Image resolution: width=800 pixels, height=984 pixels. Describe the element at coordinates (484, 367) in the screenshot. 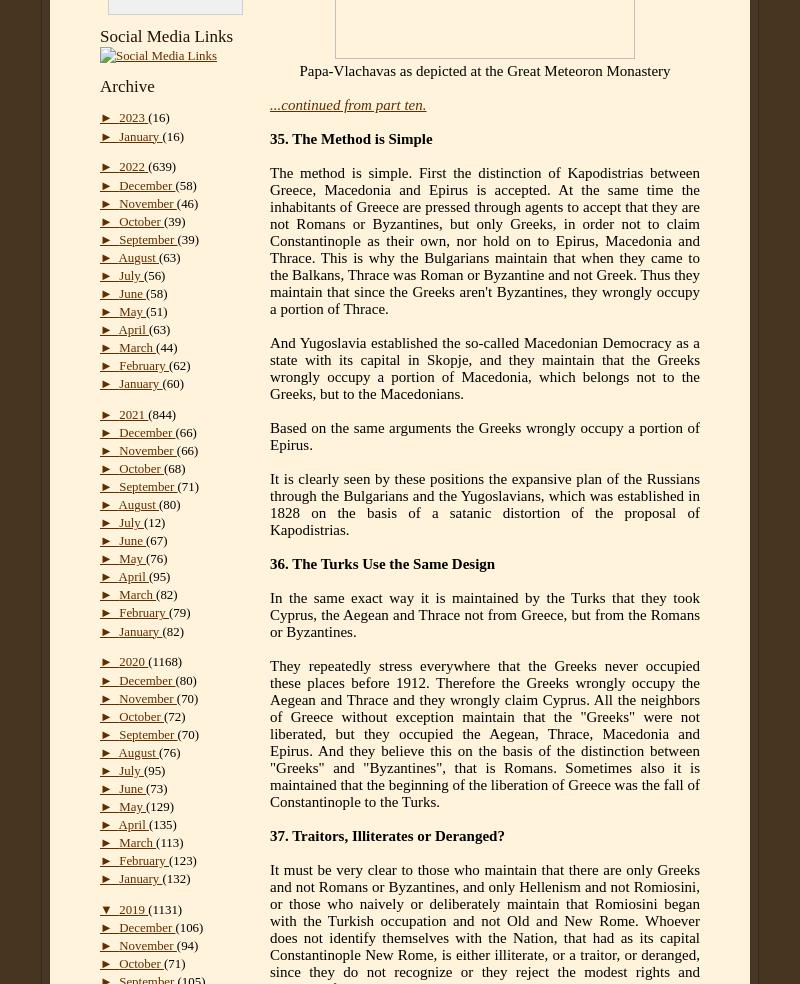

I see `'And Yugoslavia established the so-called Macedonian Democracy as a state with its capital in Skopje, and they maintain that the Greeks wrongly occupy a portion of Macedonia, which belongs not to the Greeks, but to the Macedonians.'` at that location.